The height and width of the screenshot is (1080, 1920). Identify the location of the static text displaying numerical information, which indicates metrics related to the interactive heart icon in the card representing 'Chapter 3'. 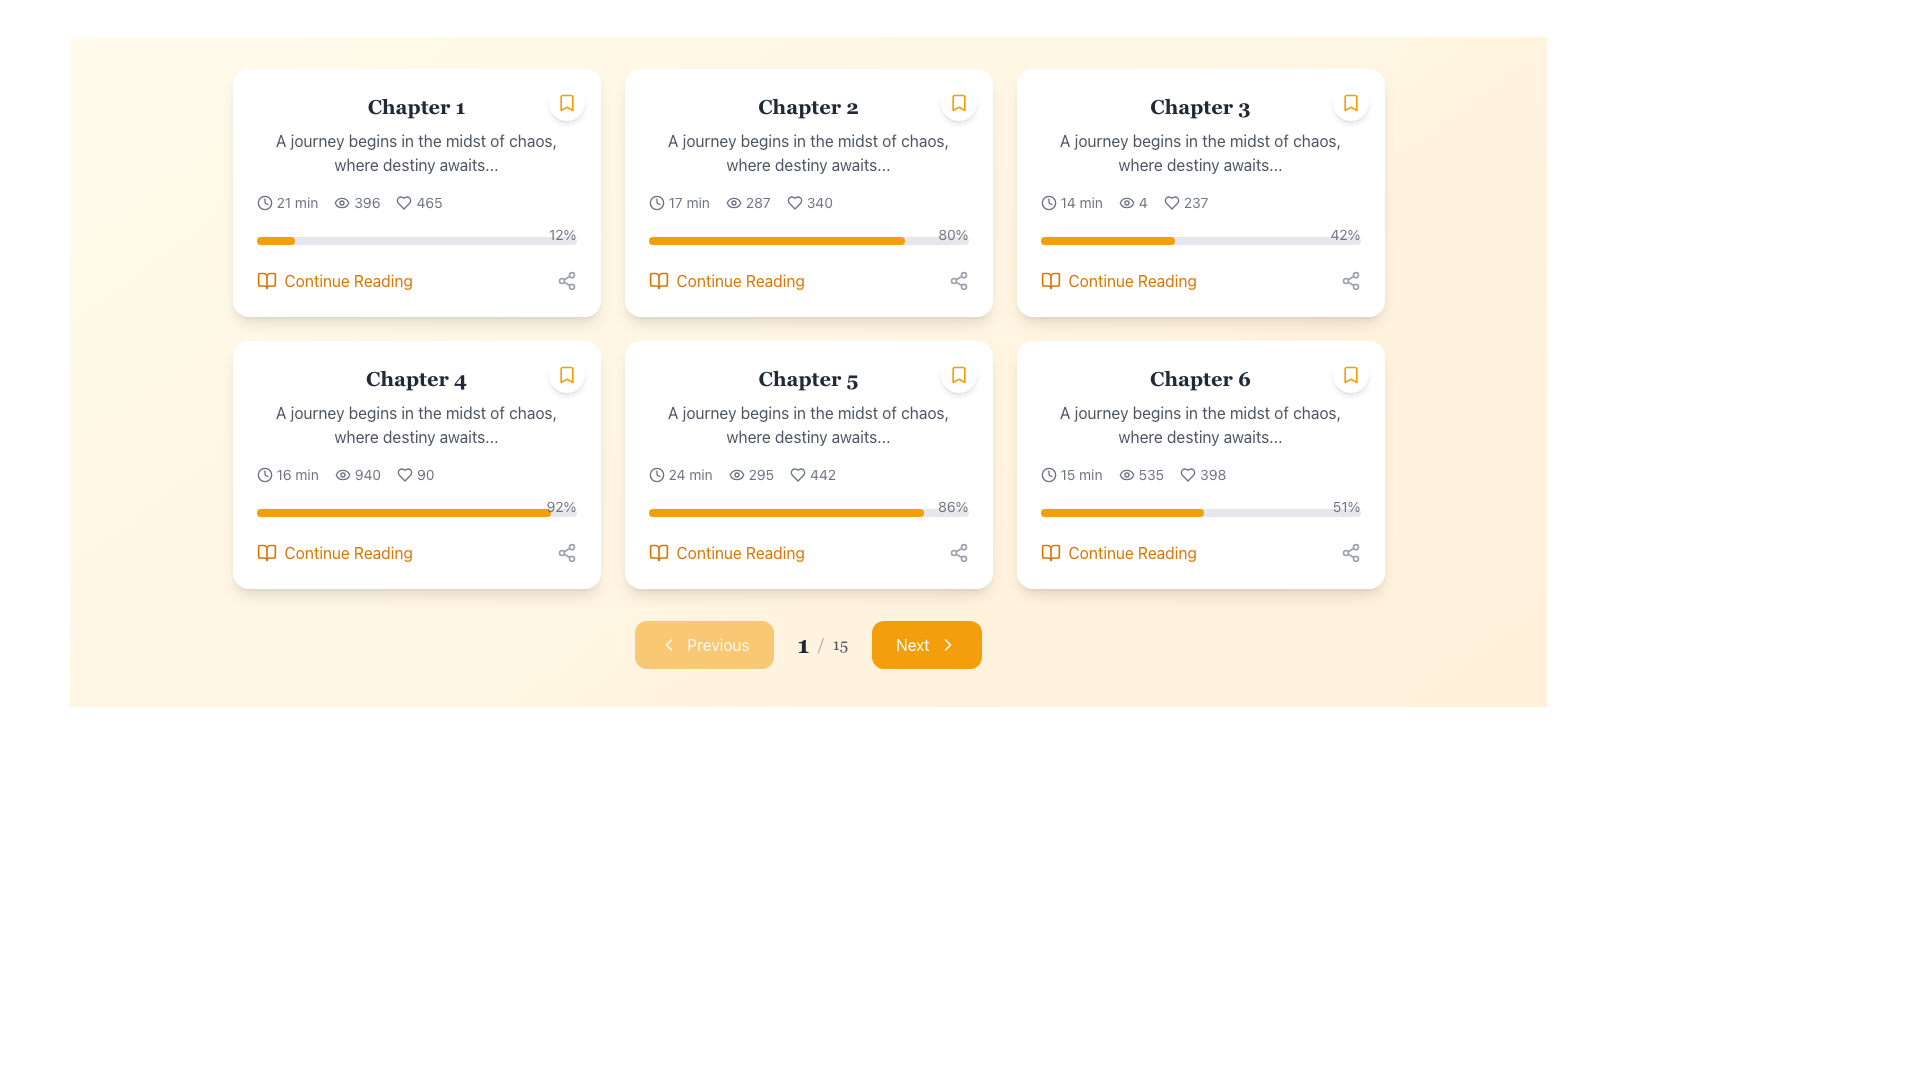
(1196, 203).